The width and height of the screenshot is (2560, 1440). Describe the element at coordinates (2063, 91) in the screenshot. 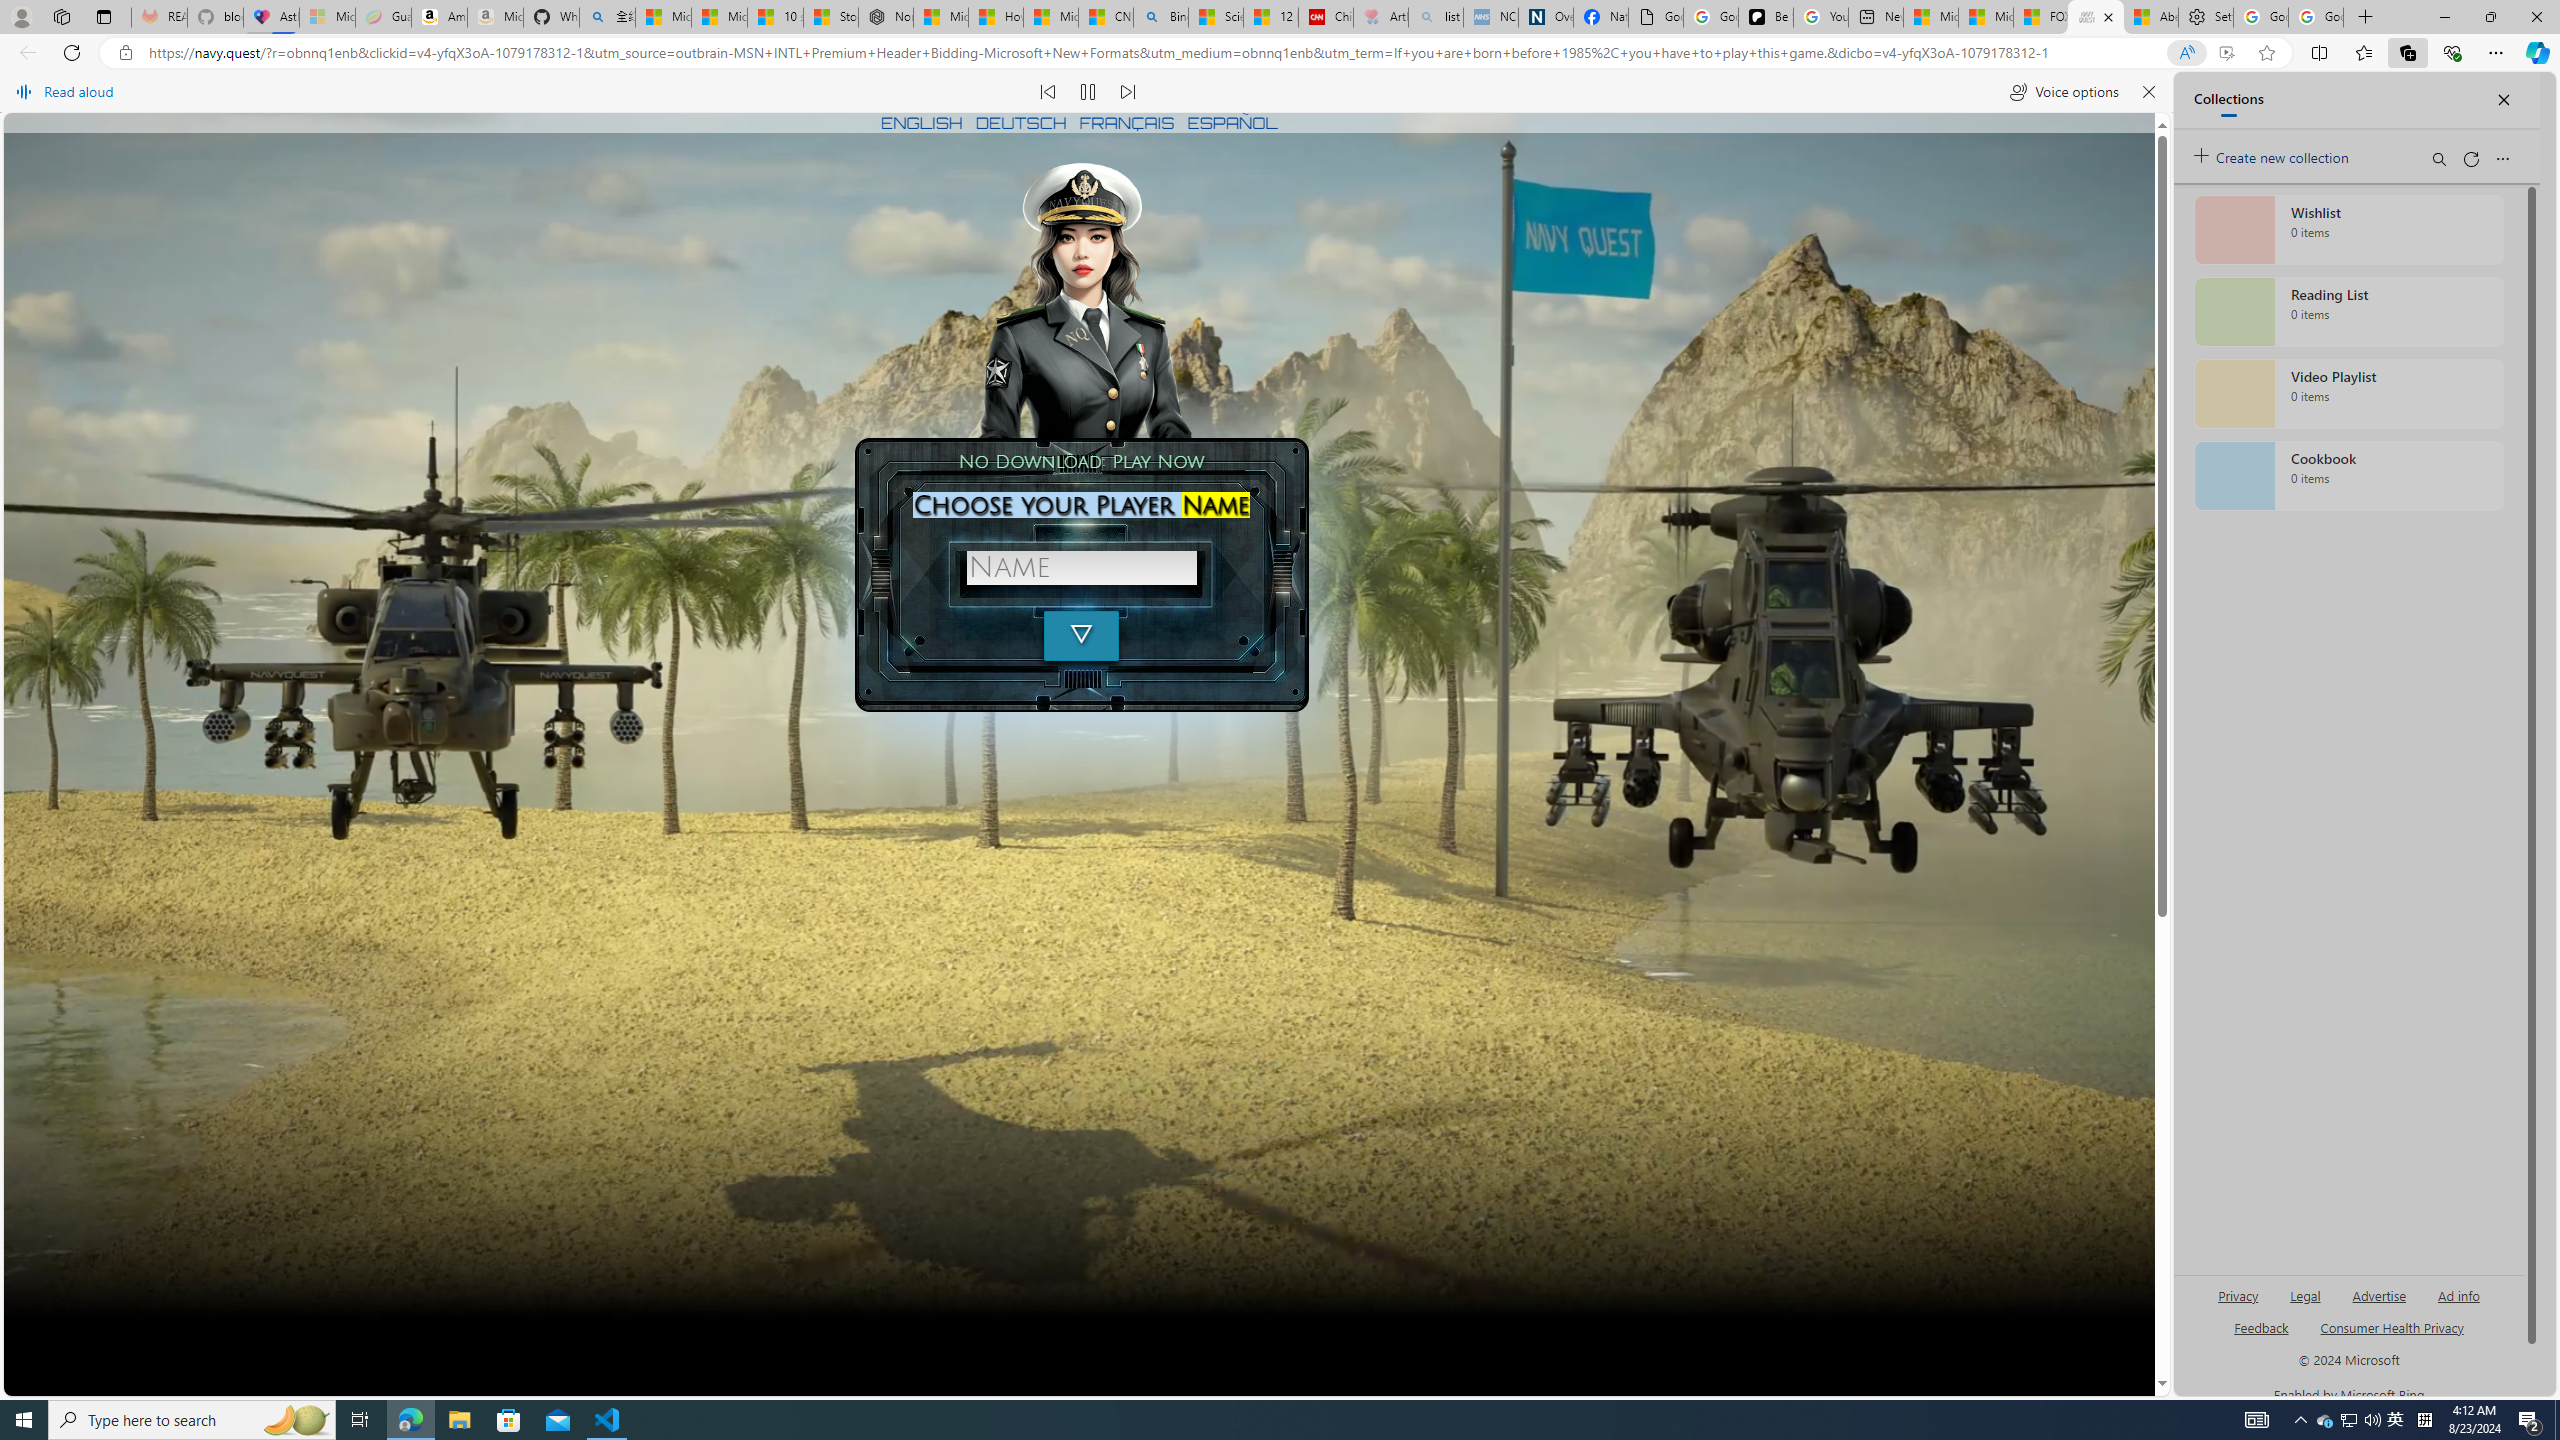

I see `'Voice options'` at that location.